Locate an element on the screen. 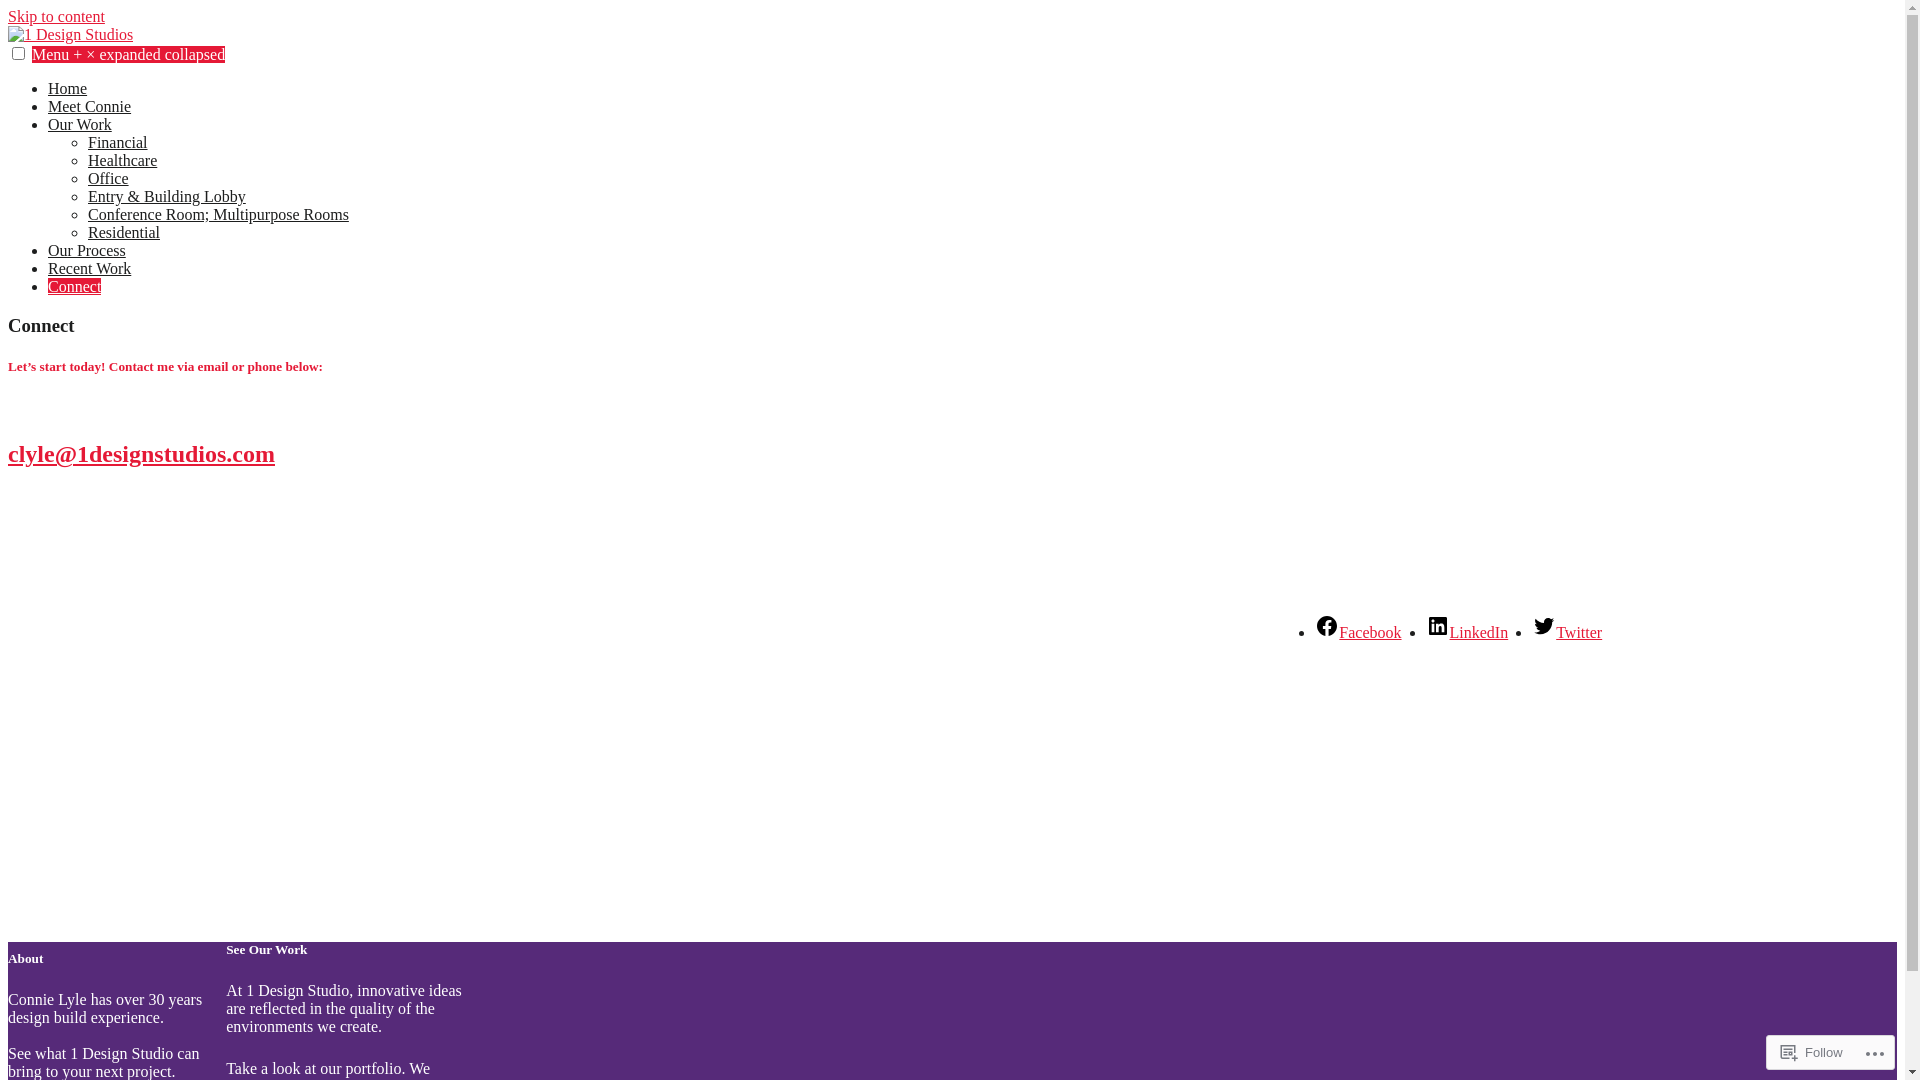  'Connect' is located at coordinates (74, 286).